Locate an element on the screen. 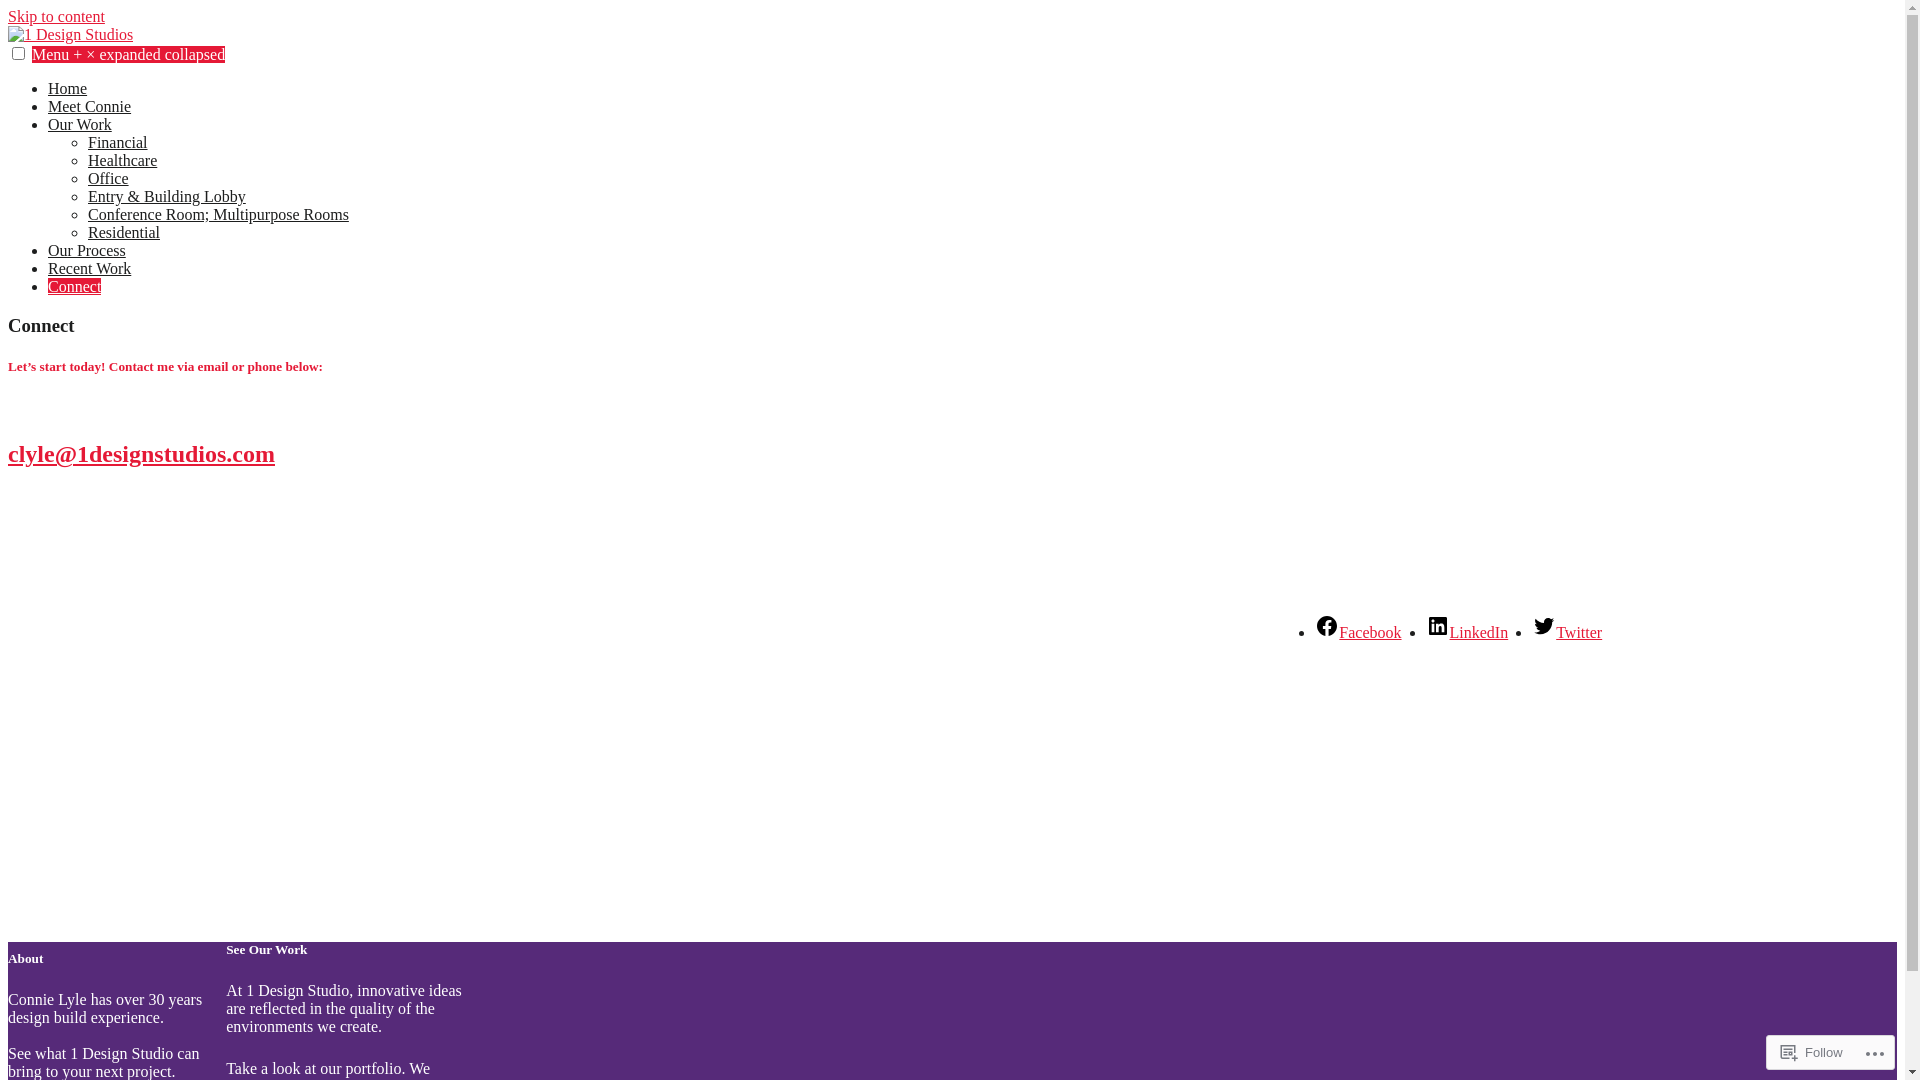  'Connect' is located at coordinates (74, 286).